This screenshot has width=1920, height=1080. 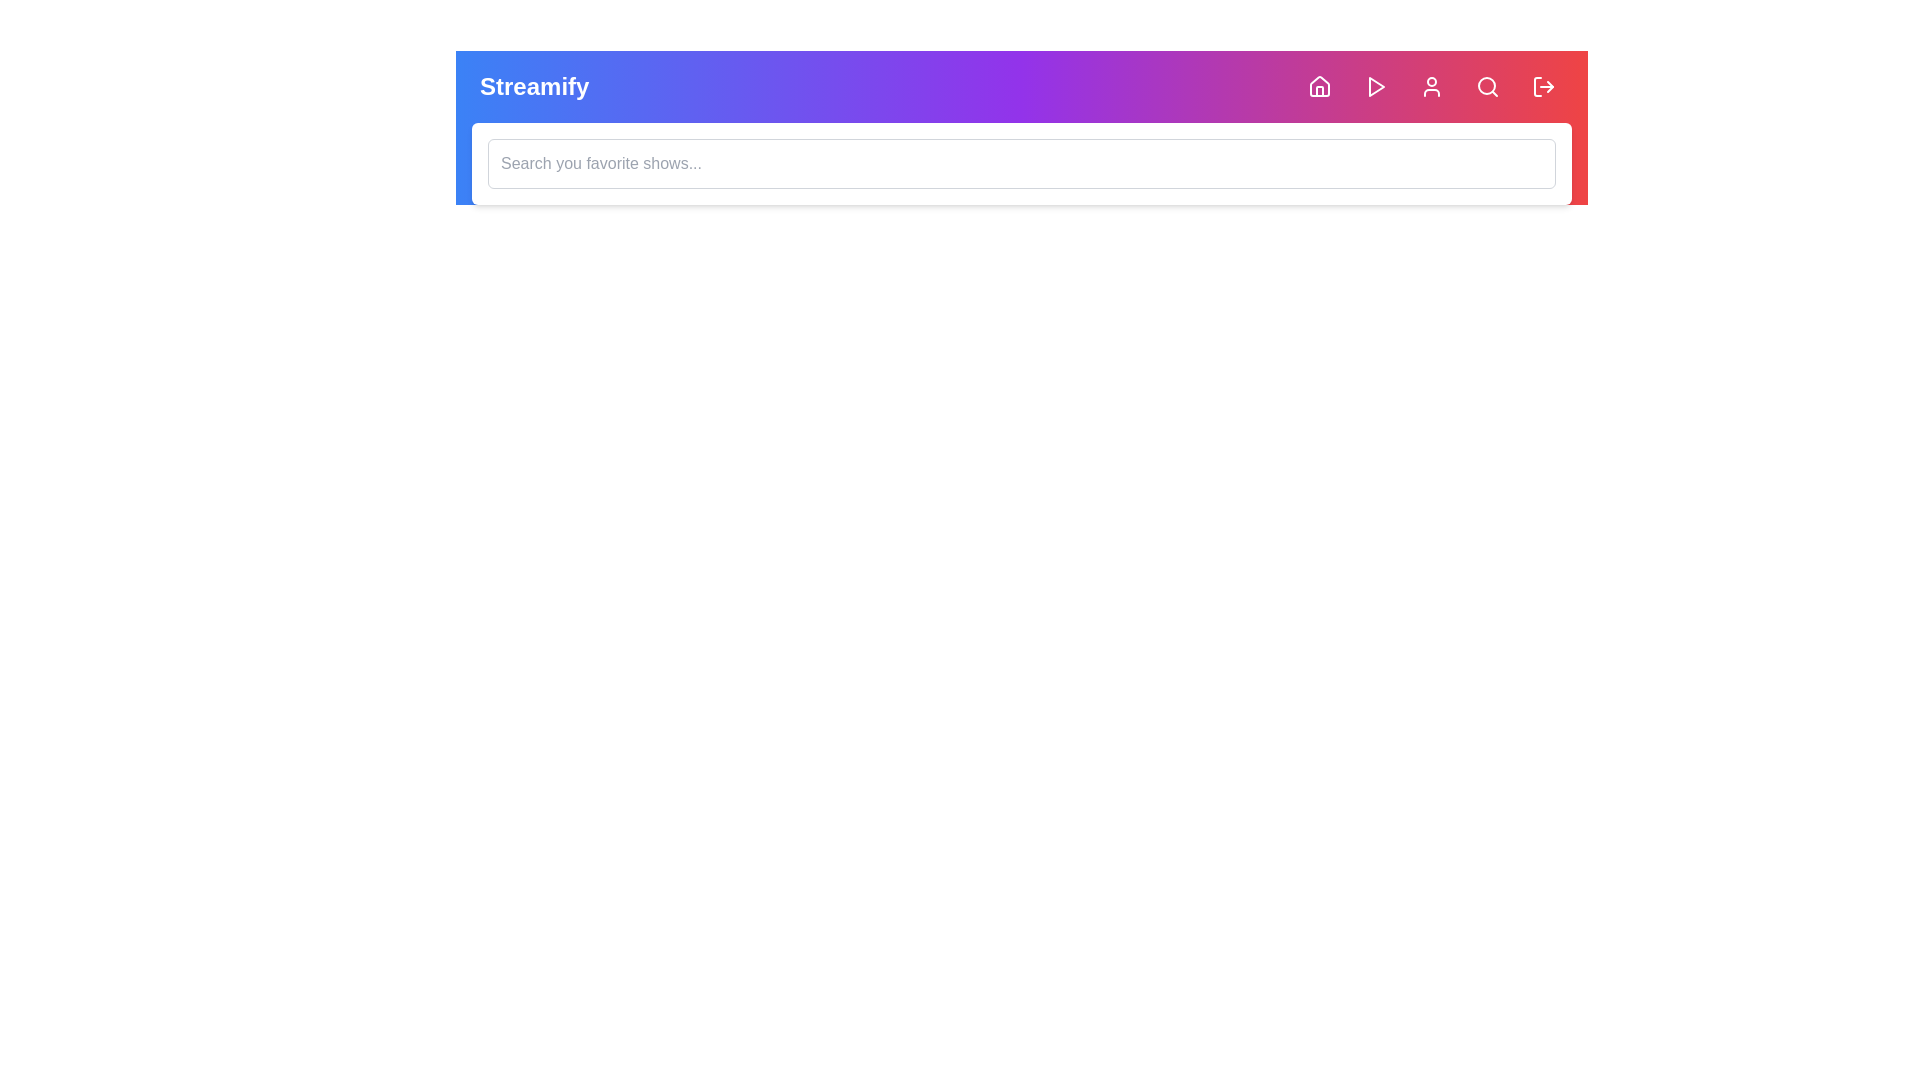 I want to click on the Search button to toggle the visibility of the search bar, so click(x=1488, y=86).